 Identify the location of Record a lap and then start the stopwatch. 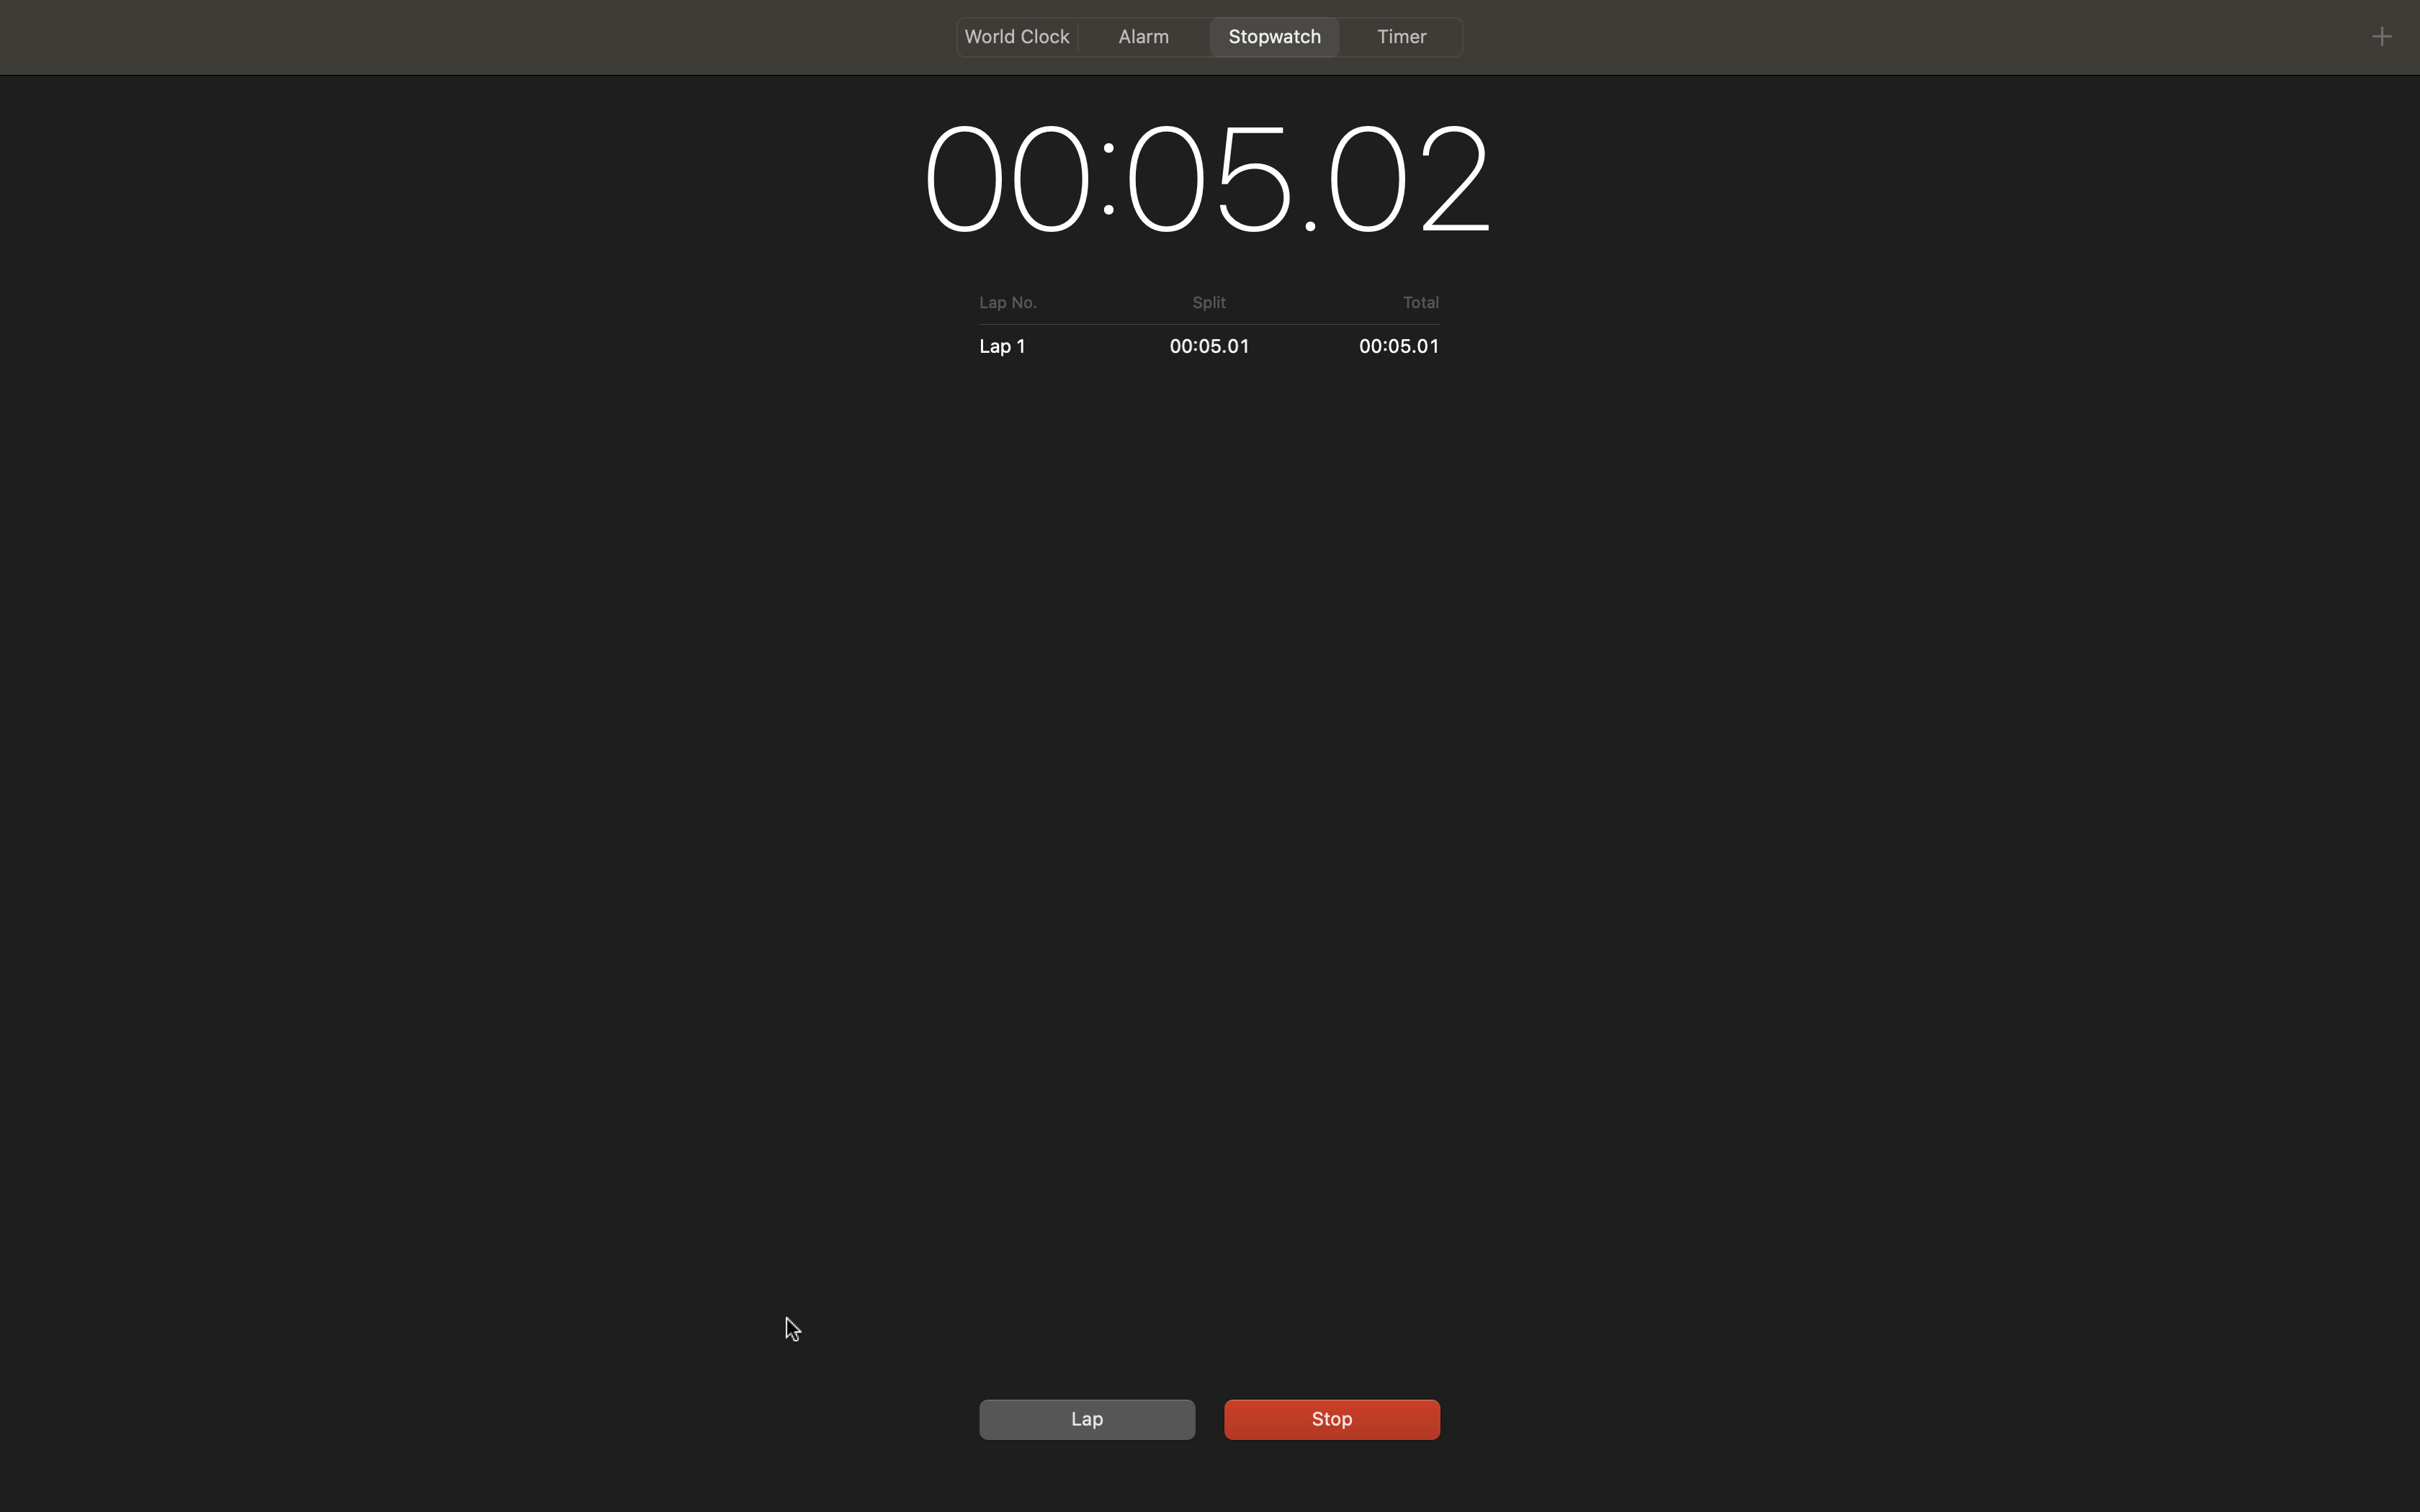
(1083, 1418).